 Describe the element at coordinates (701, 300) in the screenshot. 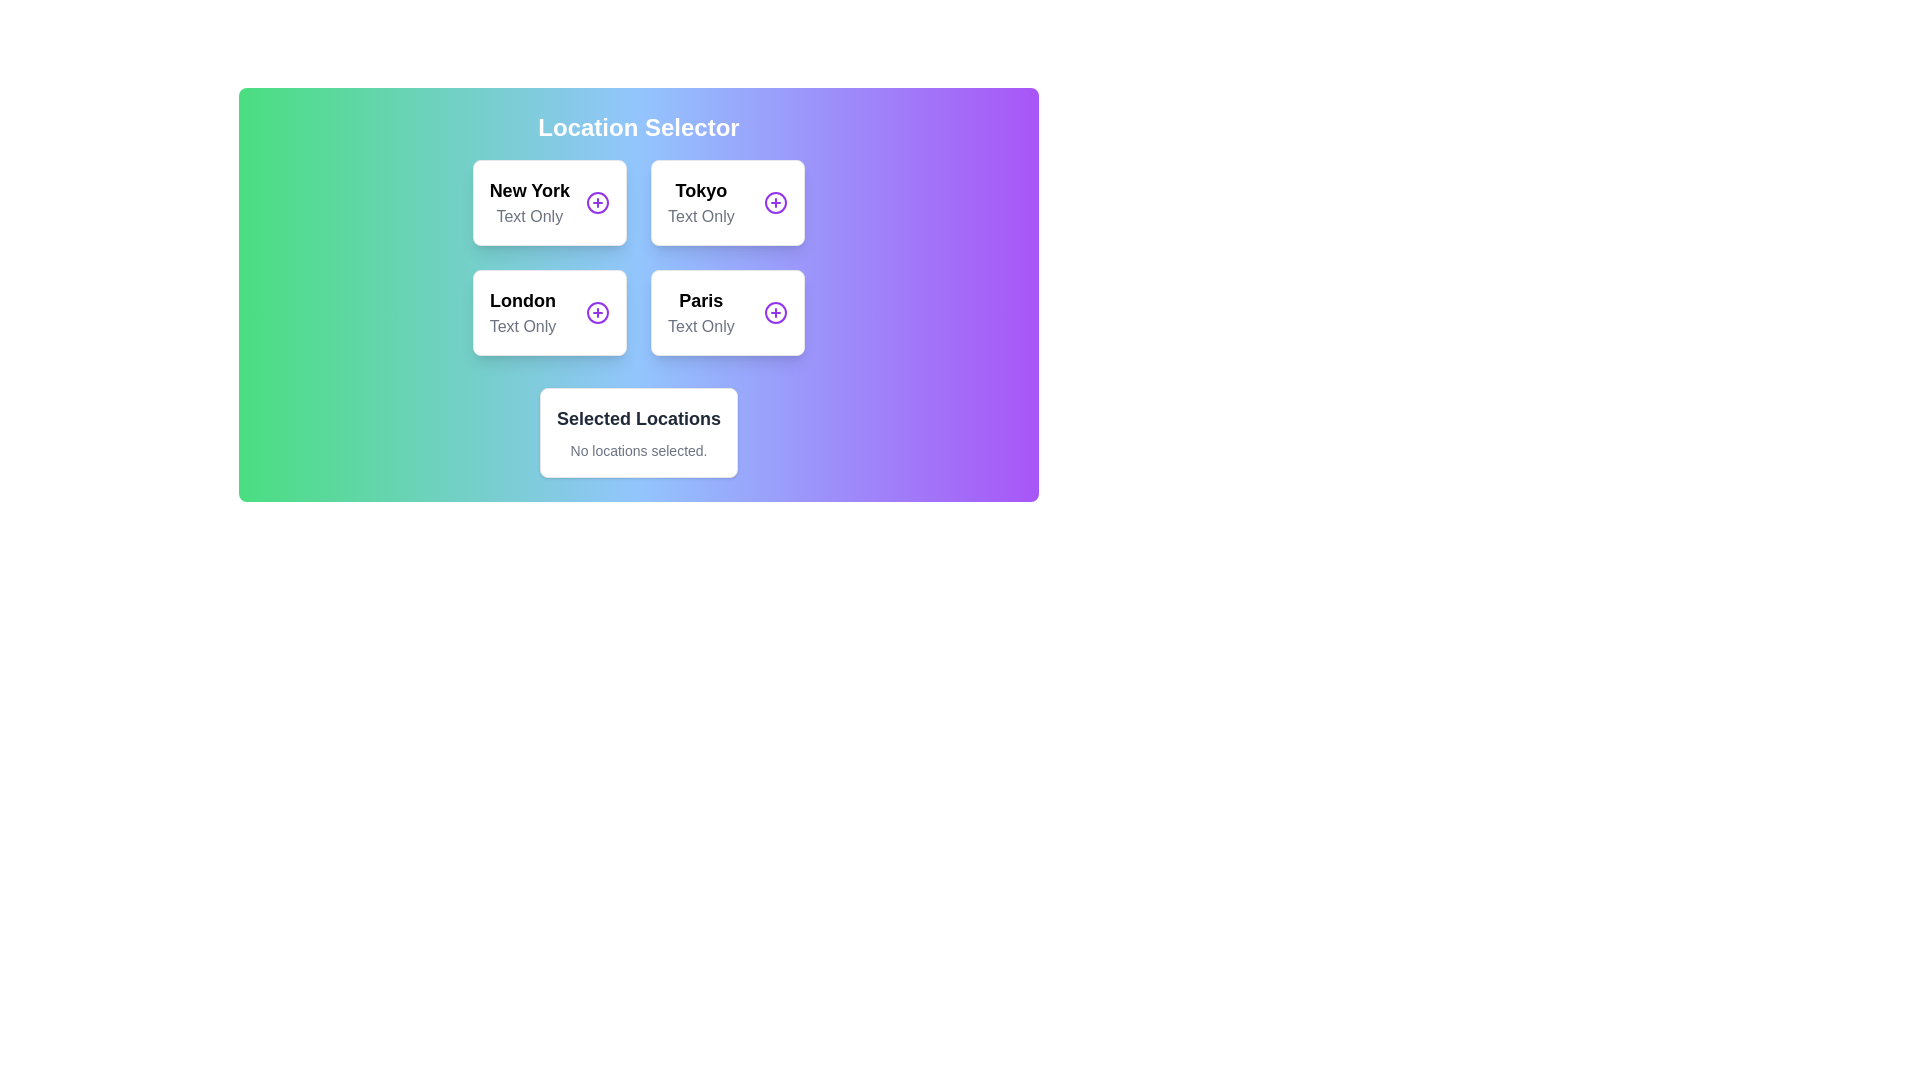

I see `the 'Paris' name label in the Location Selector section, which is positioned between 'London' and a '+' button` at that location.